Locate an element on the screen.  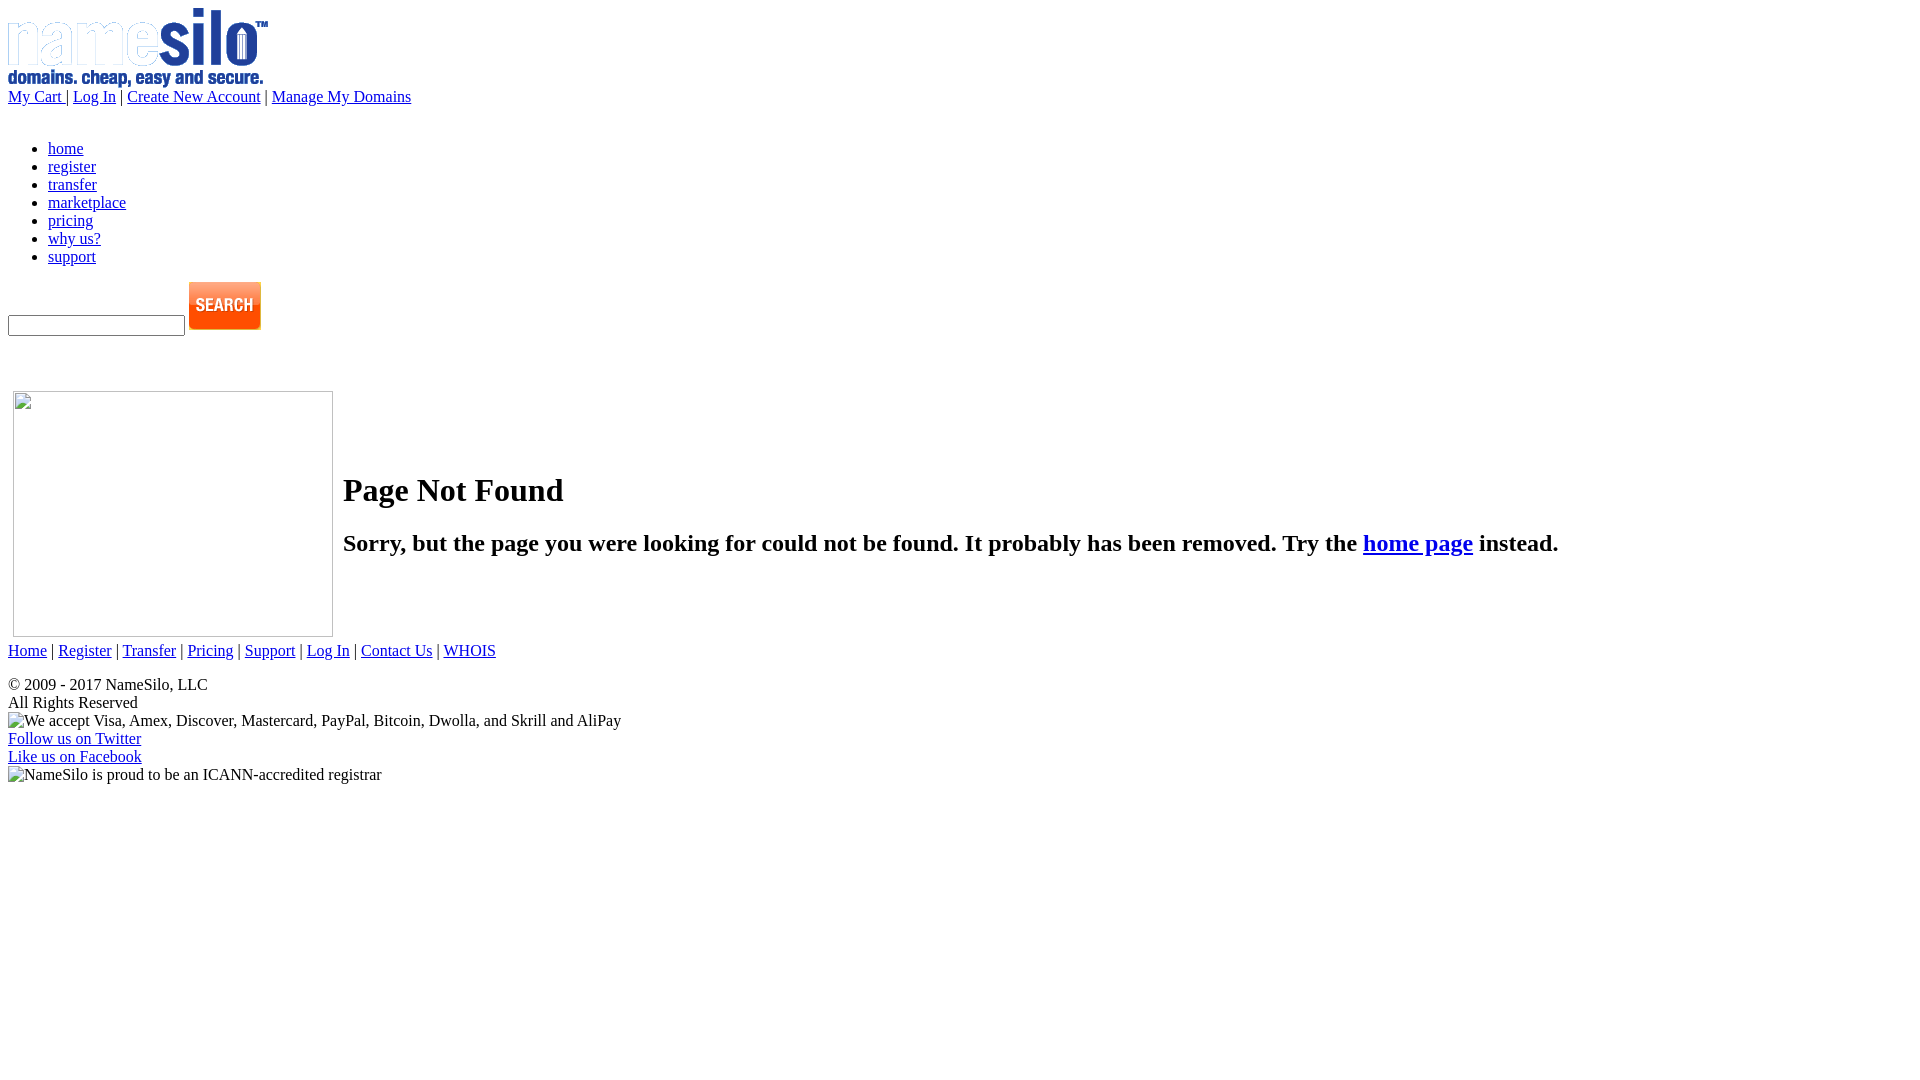
'Pricing' is located at coordinates (187, 650).